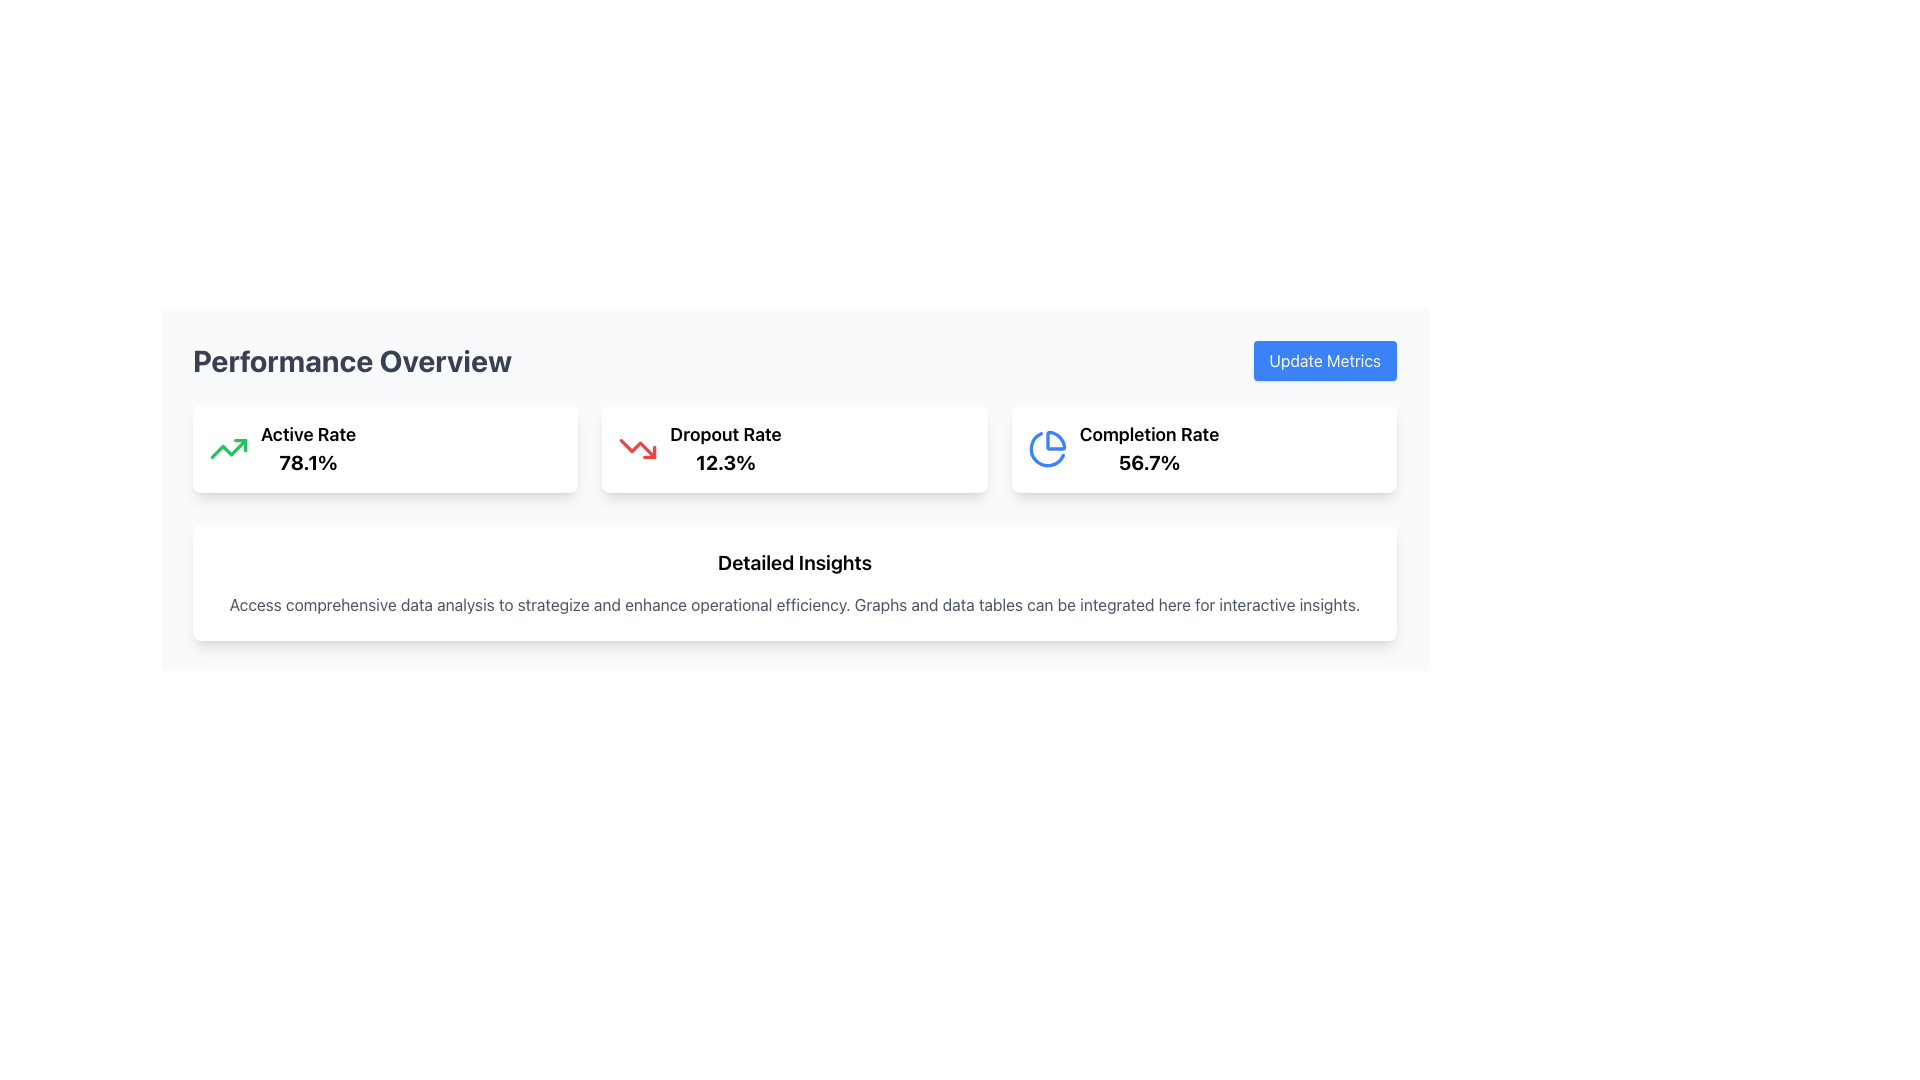 This screenshot has width=1920, height=1080. What do you see at coordinates (307, 434) in the screenshot?
I see `the 'Active Rate' static text, which is presented in bold, large font with a black color, located at the top of the leftmost card among three cards, and has a green upward trending arrow icon to its left` at bounding box center [307, 434].